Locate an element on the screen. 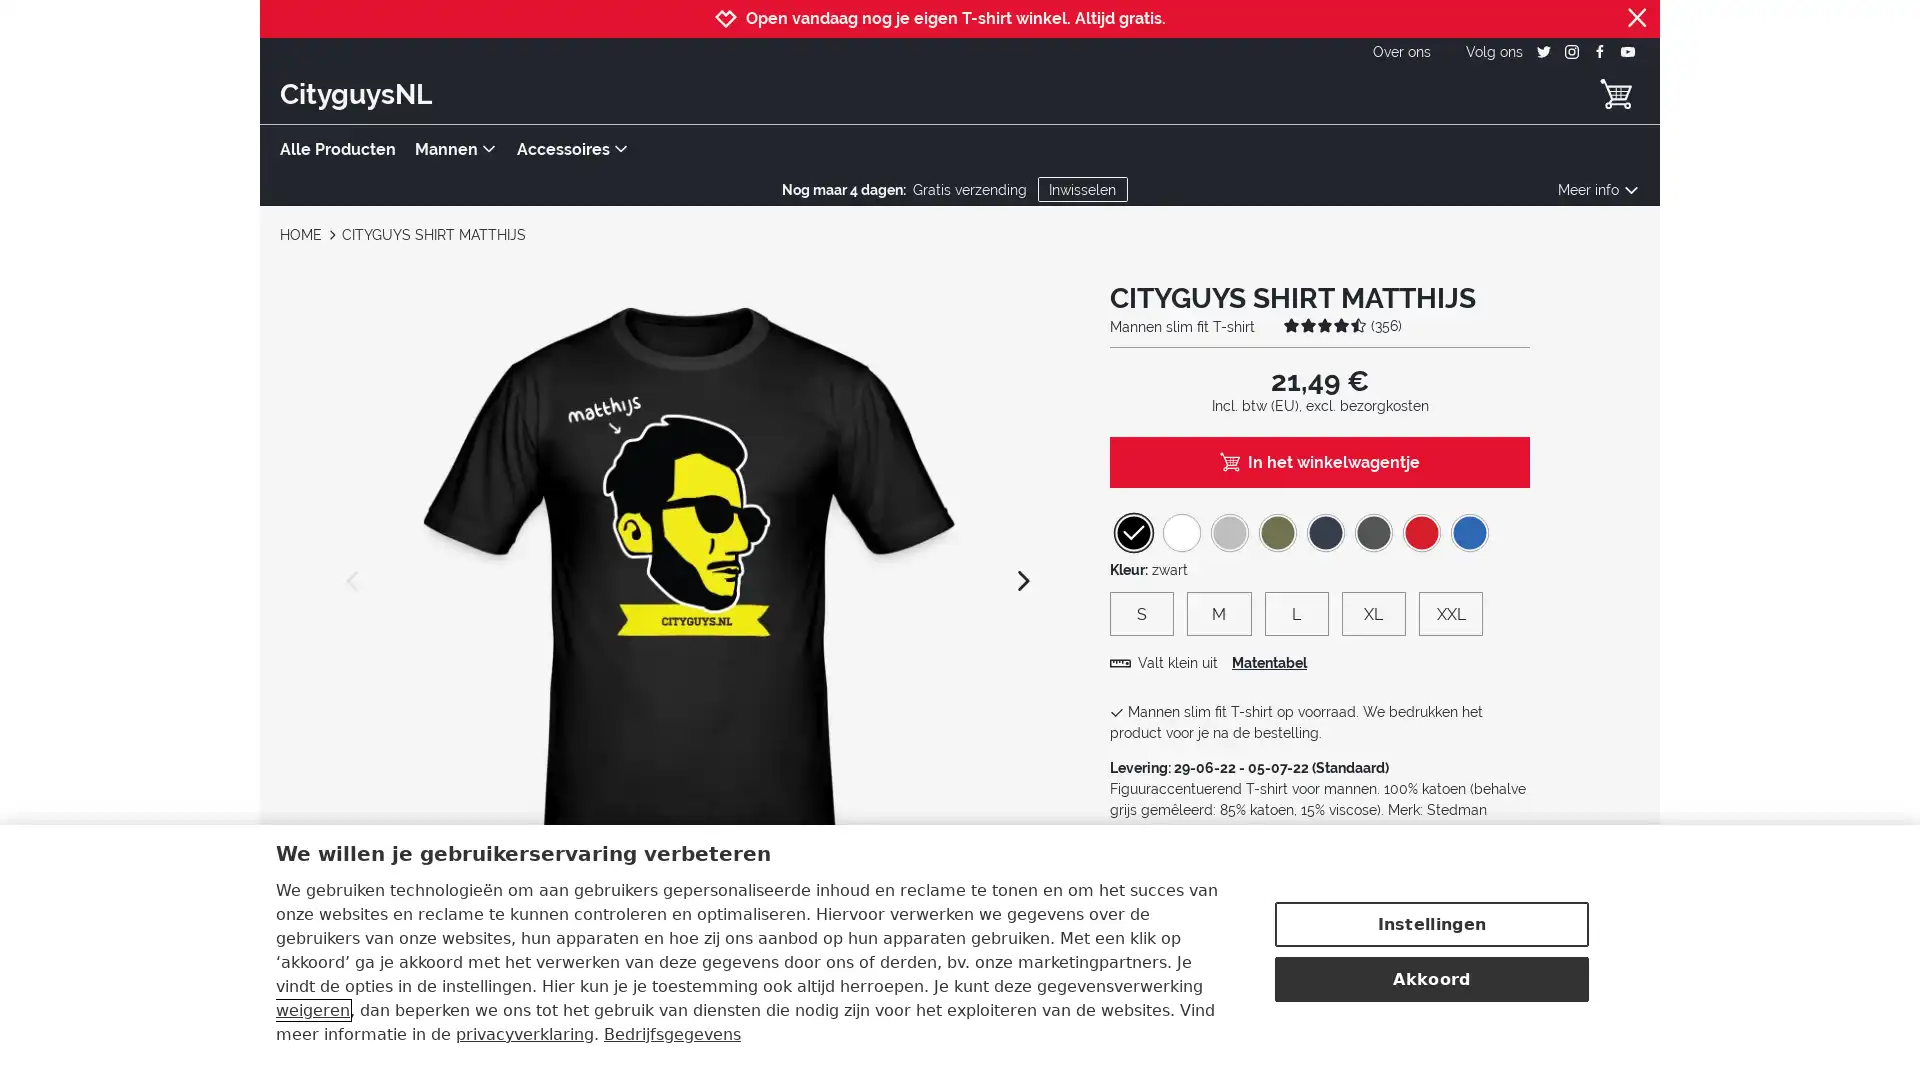 The height and width of the screenshot is (1080, 1920). Akkoord is located at coordinates (1430, 963).